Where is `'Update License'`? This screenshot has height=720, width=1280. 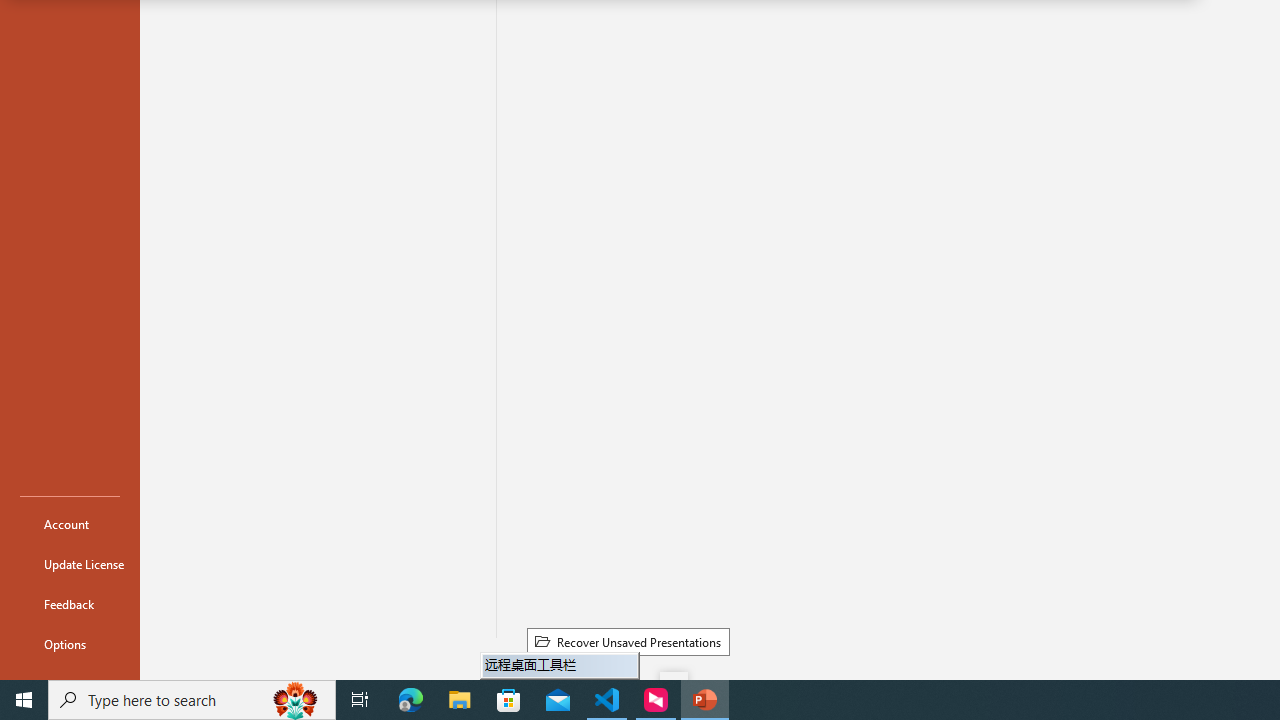 'Update License' is located at coordinates (69, 564).